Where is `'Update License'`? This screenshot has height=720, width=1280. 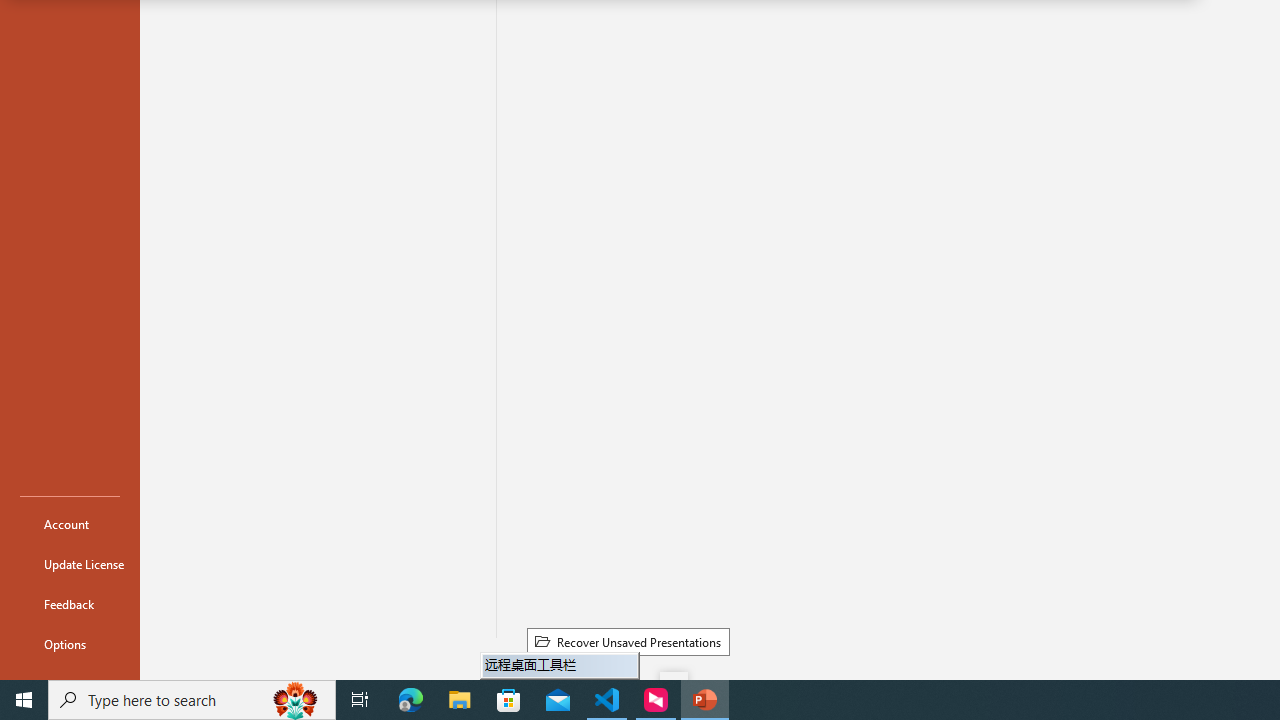 'Update License' is located at coordinates (69, 564).